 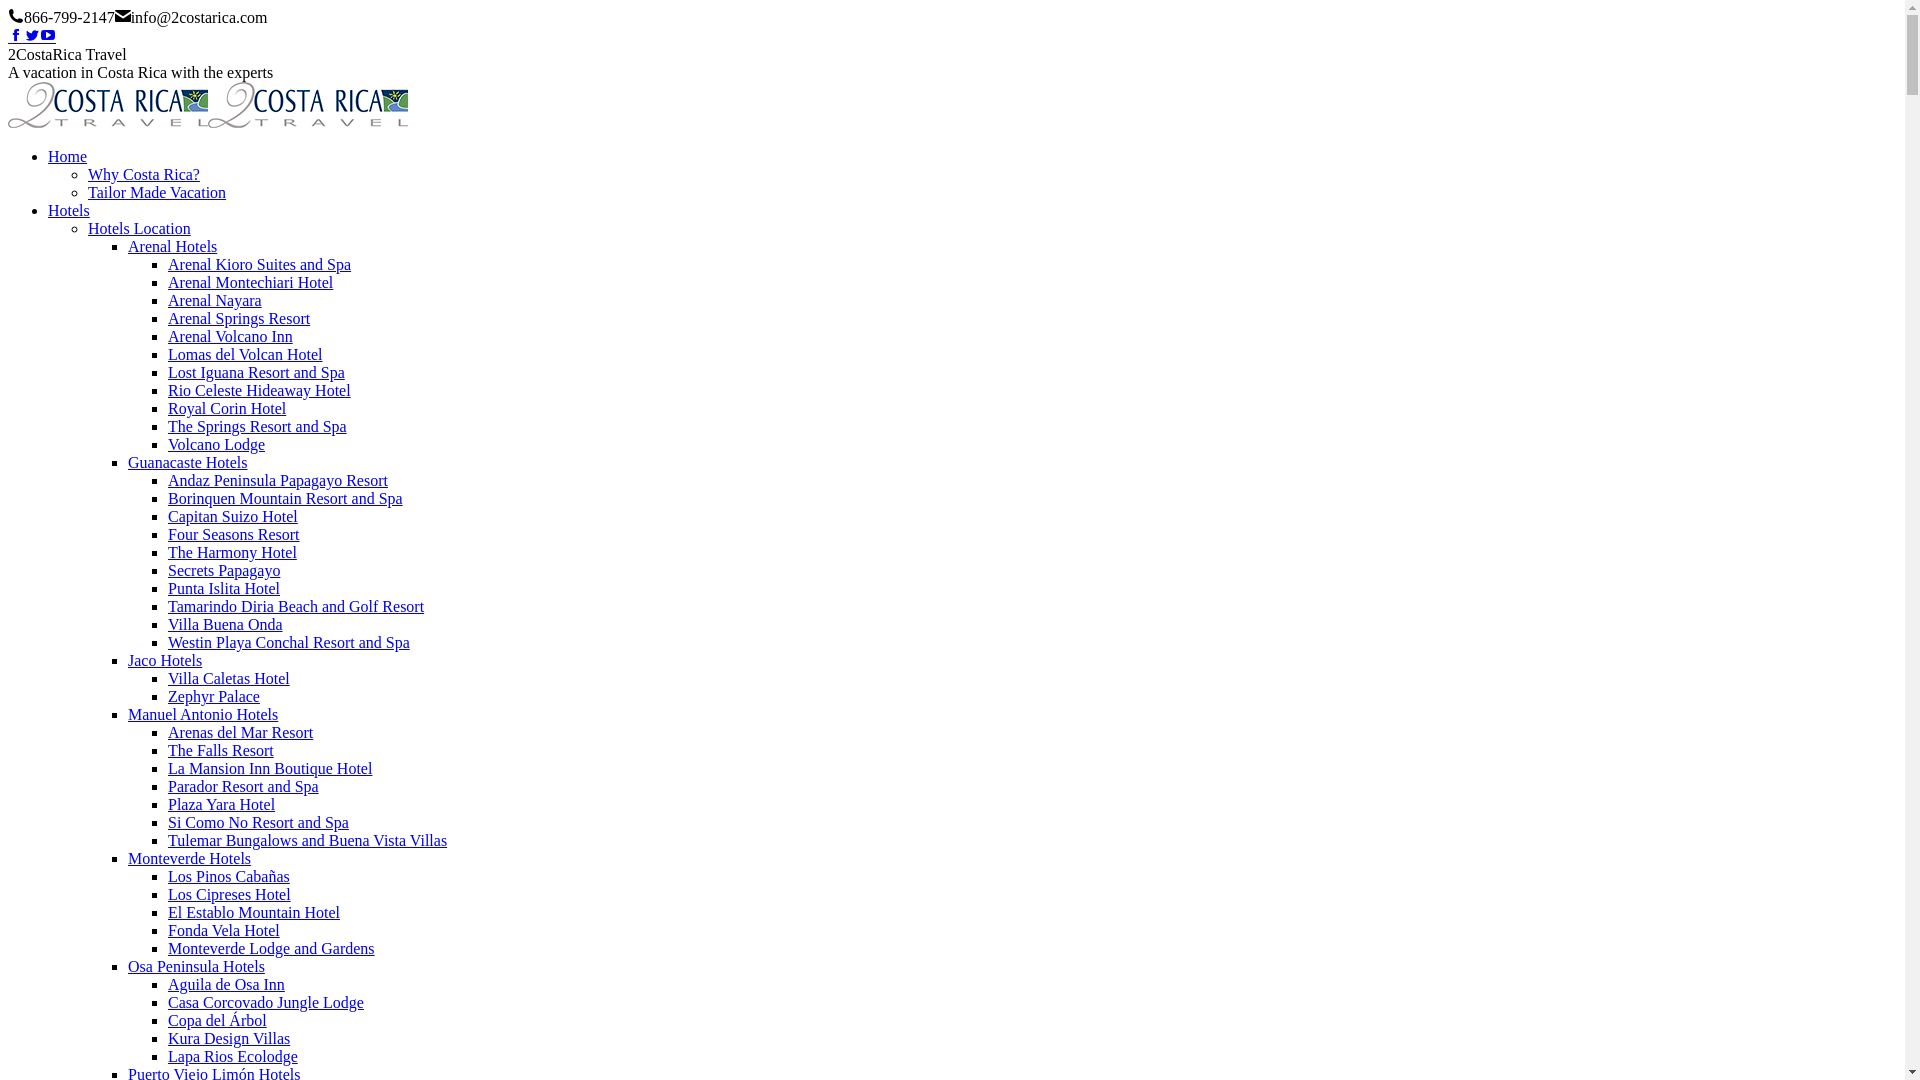 I want to click on 'Punta Islita Hotel', so click(x=224, y=587).